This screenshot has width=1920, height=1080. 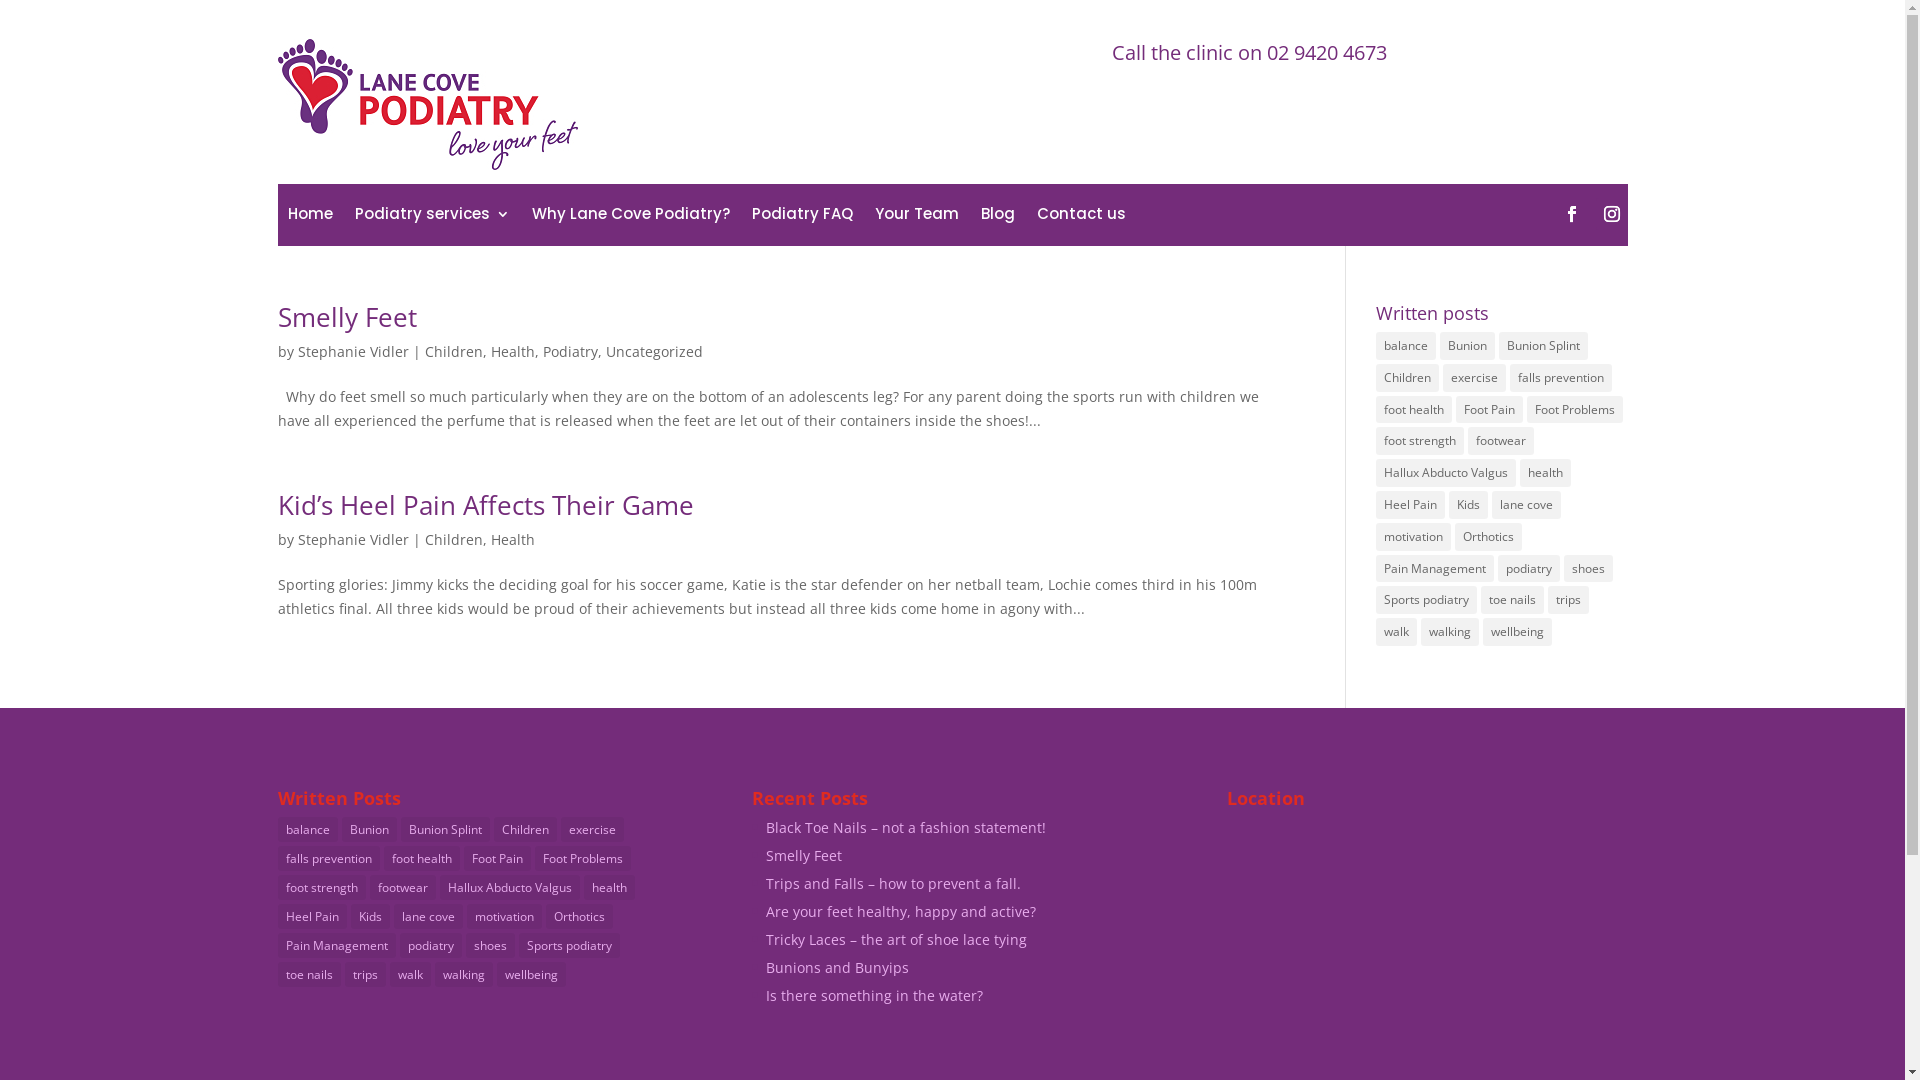 I want to click on 'Blog', so click(x=979, y=218).